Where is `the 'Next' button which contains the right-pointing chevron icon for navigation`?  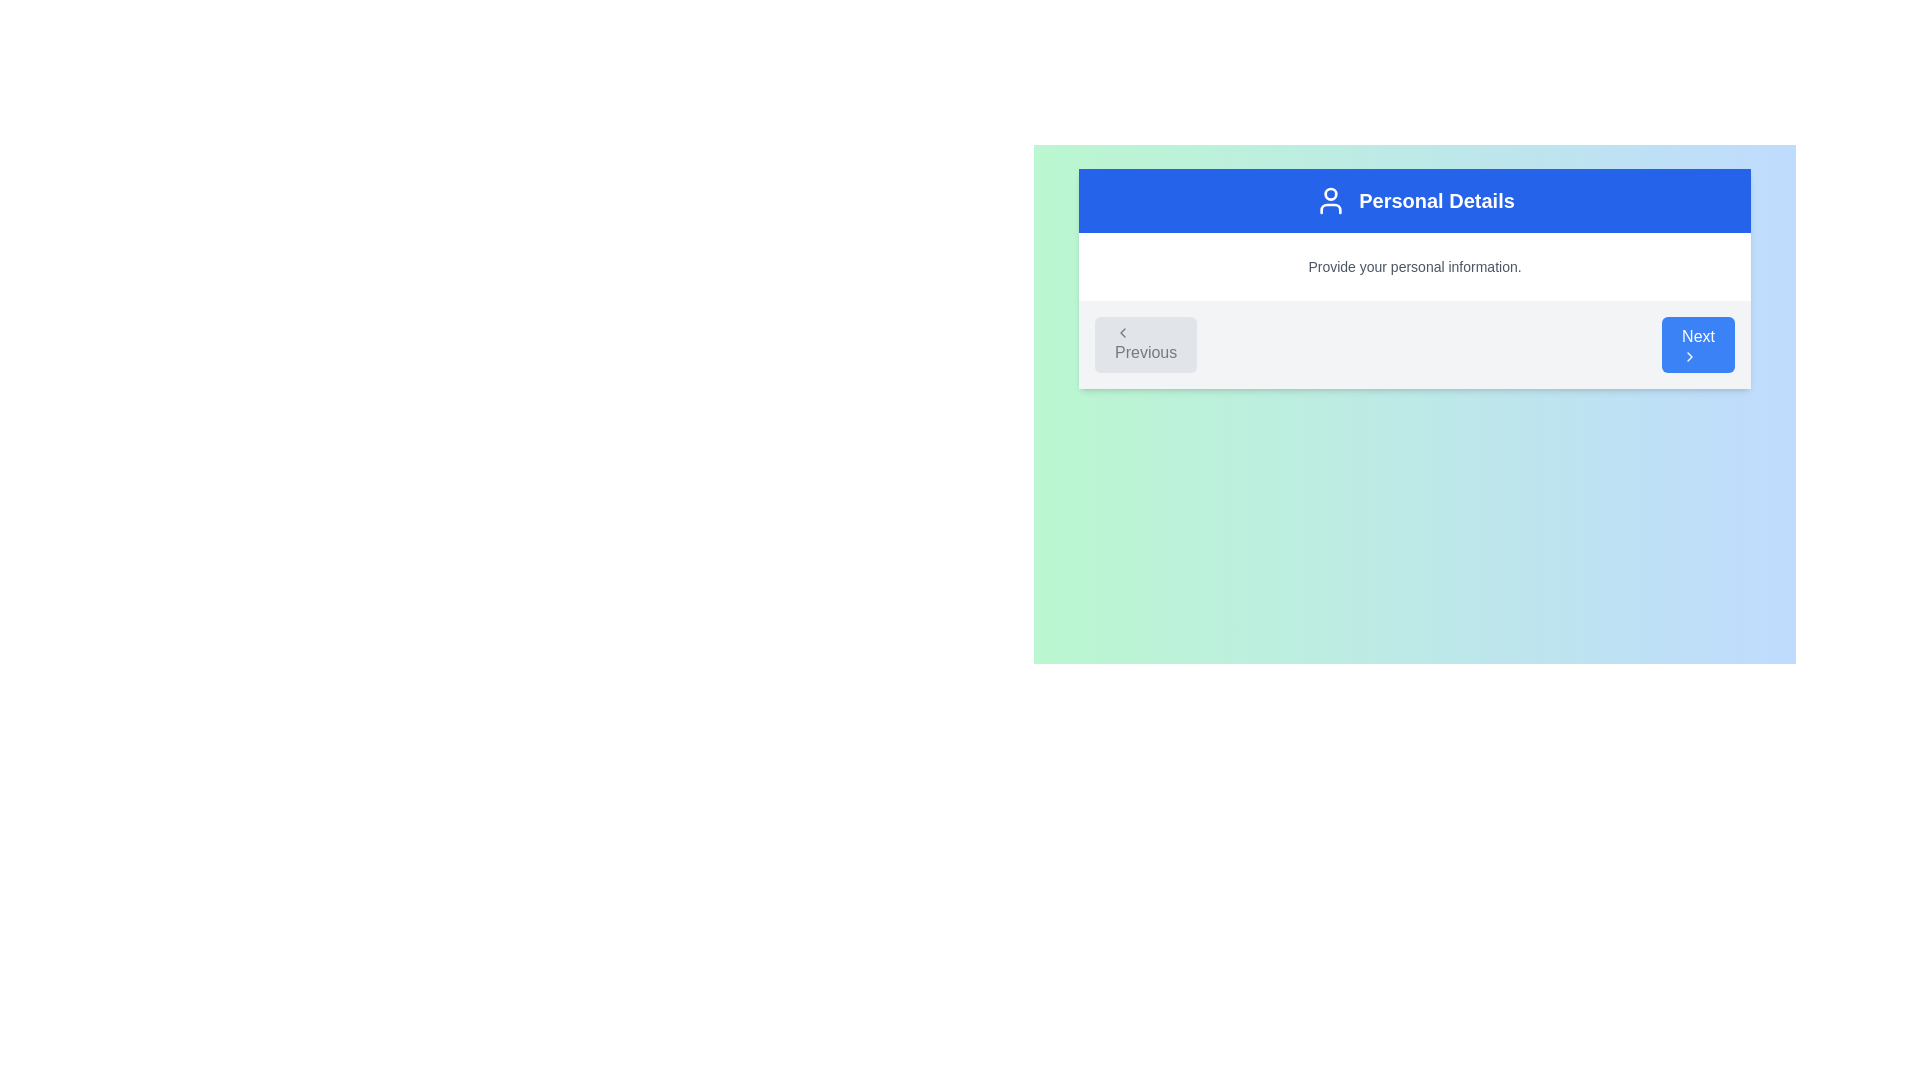
the 'Next' button which contains the right-pointing chevron icon for navigation is located at coordinates (1688, 356).